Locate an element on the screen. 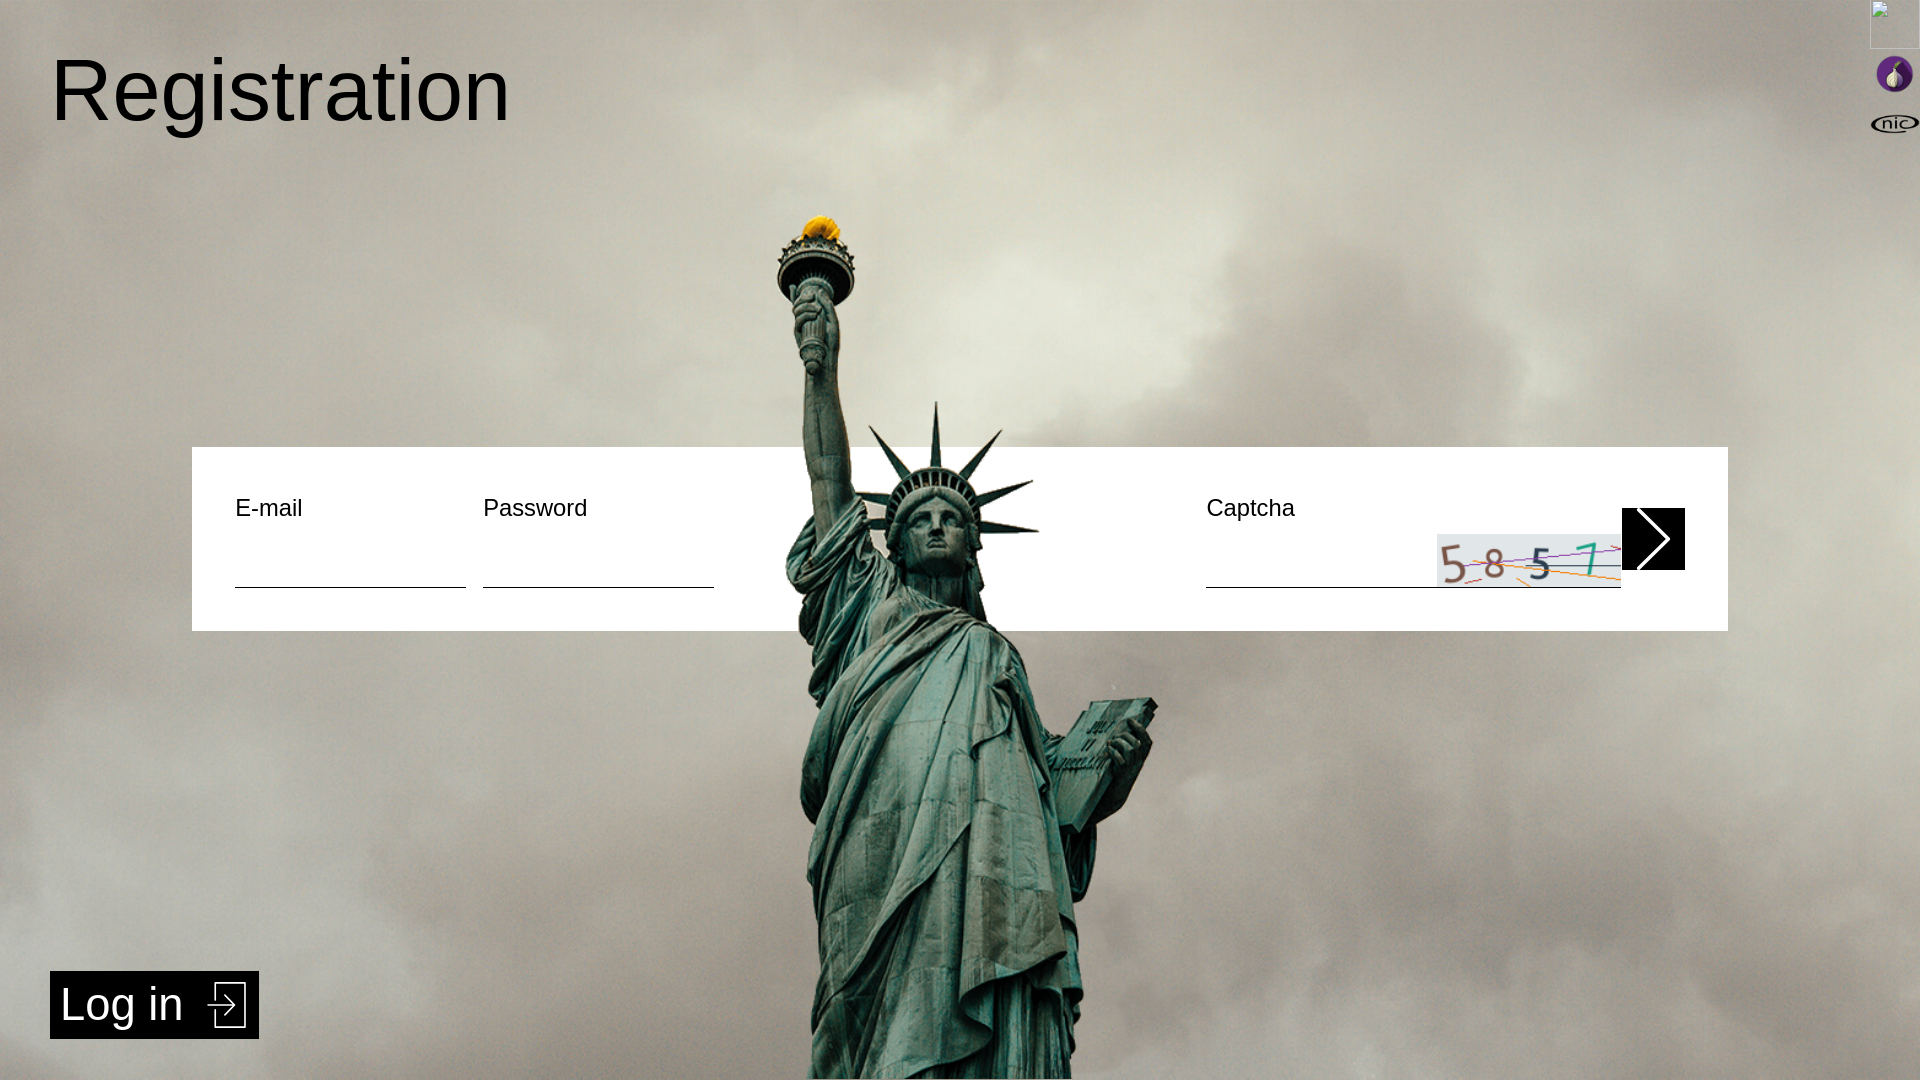 This screenshot has width=1920, height=1080. 'Log in' is located at coordinates (153, 1005).